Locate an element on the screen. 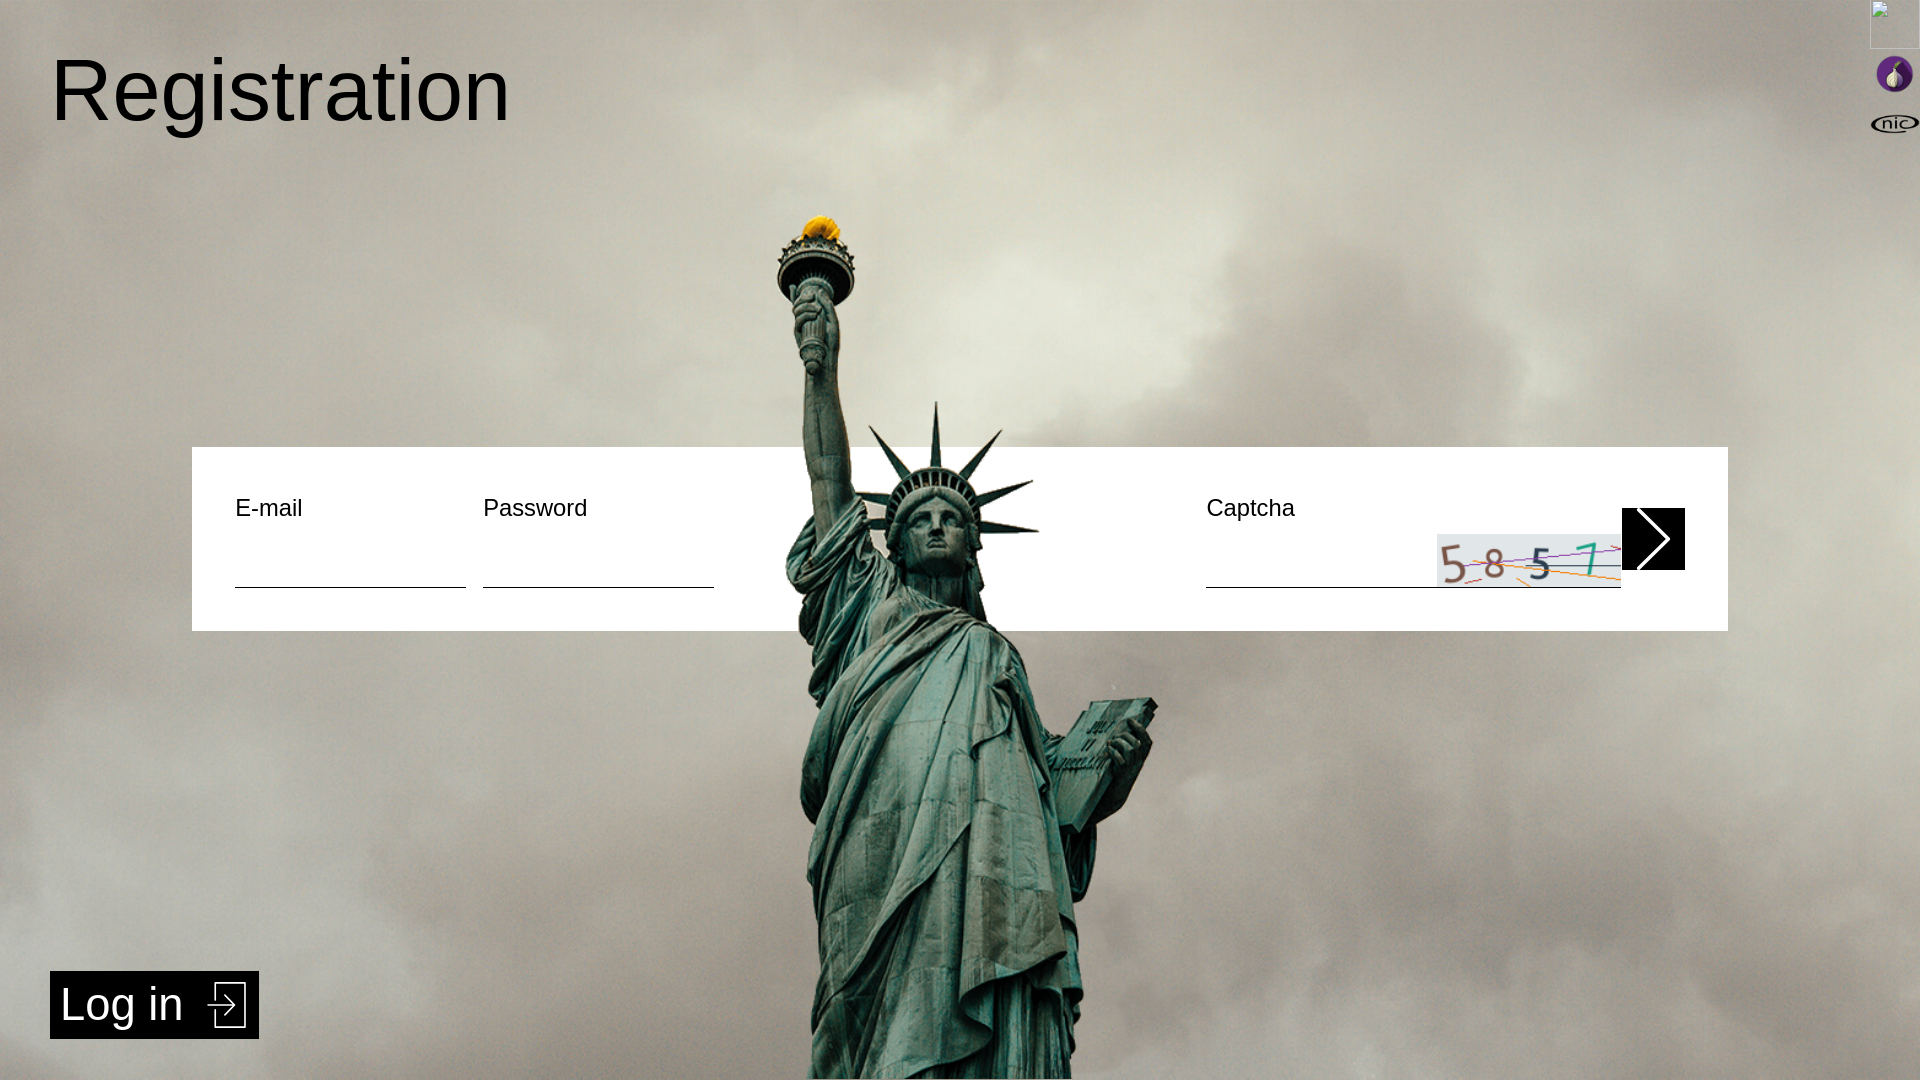 This screenshot has width=1920, height=1080. 'Log in' is located at coordinates (153, 1005).